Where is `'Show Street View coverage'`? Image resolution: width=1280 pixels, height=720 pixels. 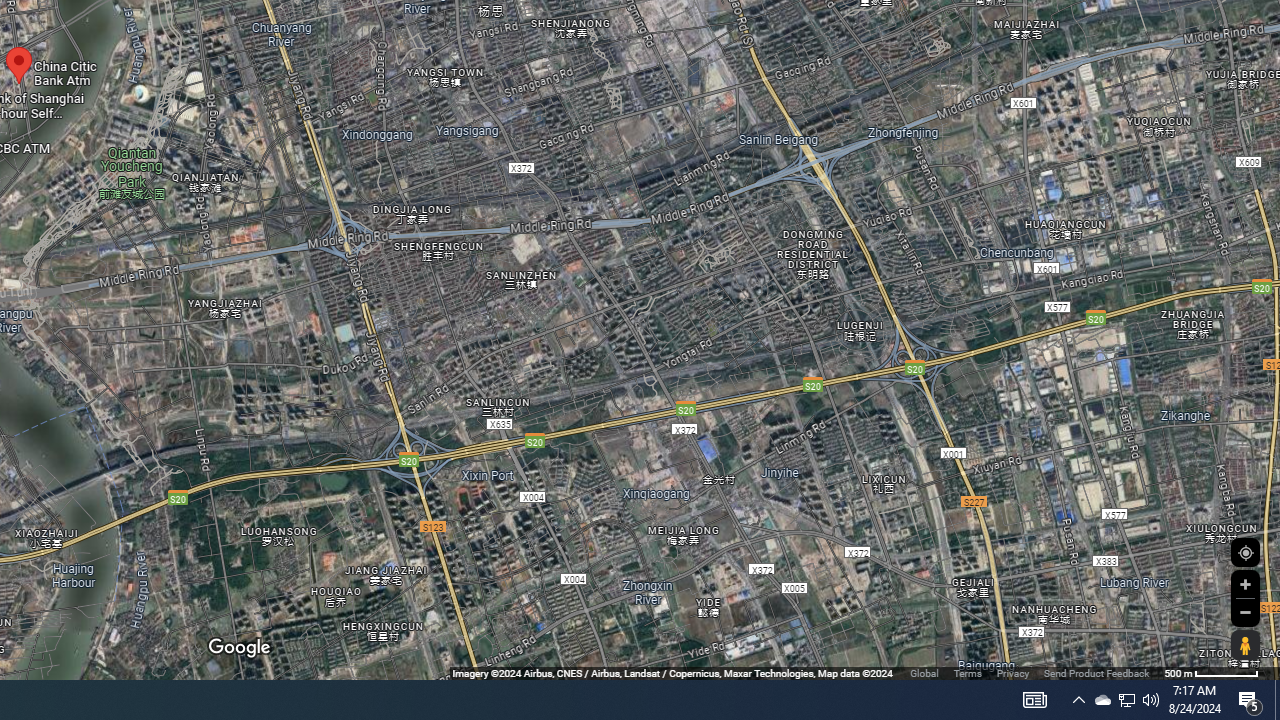 'Show Street View coverage' is located at coordinates (1244, 645).